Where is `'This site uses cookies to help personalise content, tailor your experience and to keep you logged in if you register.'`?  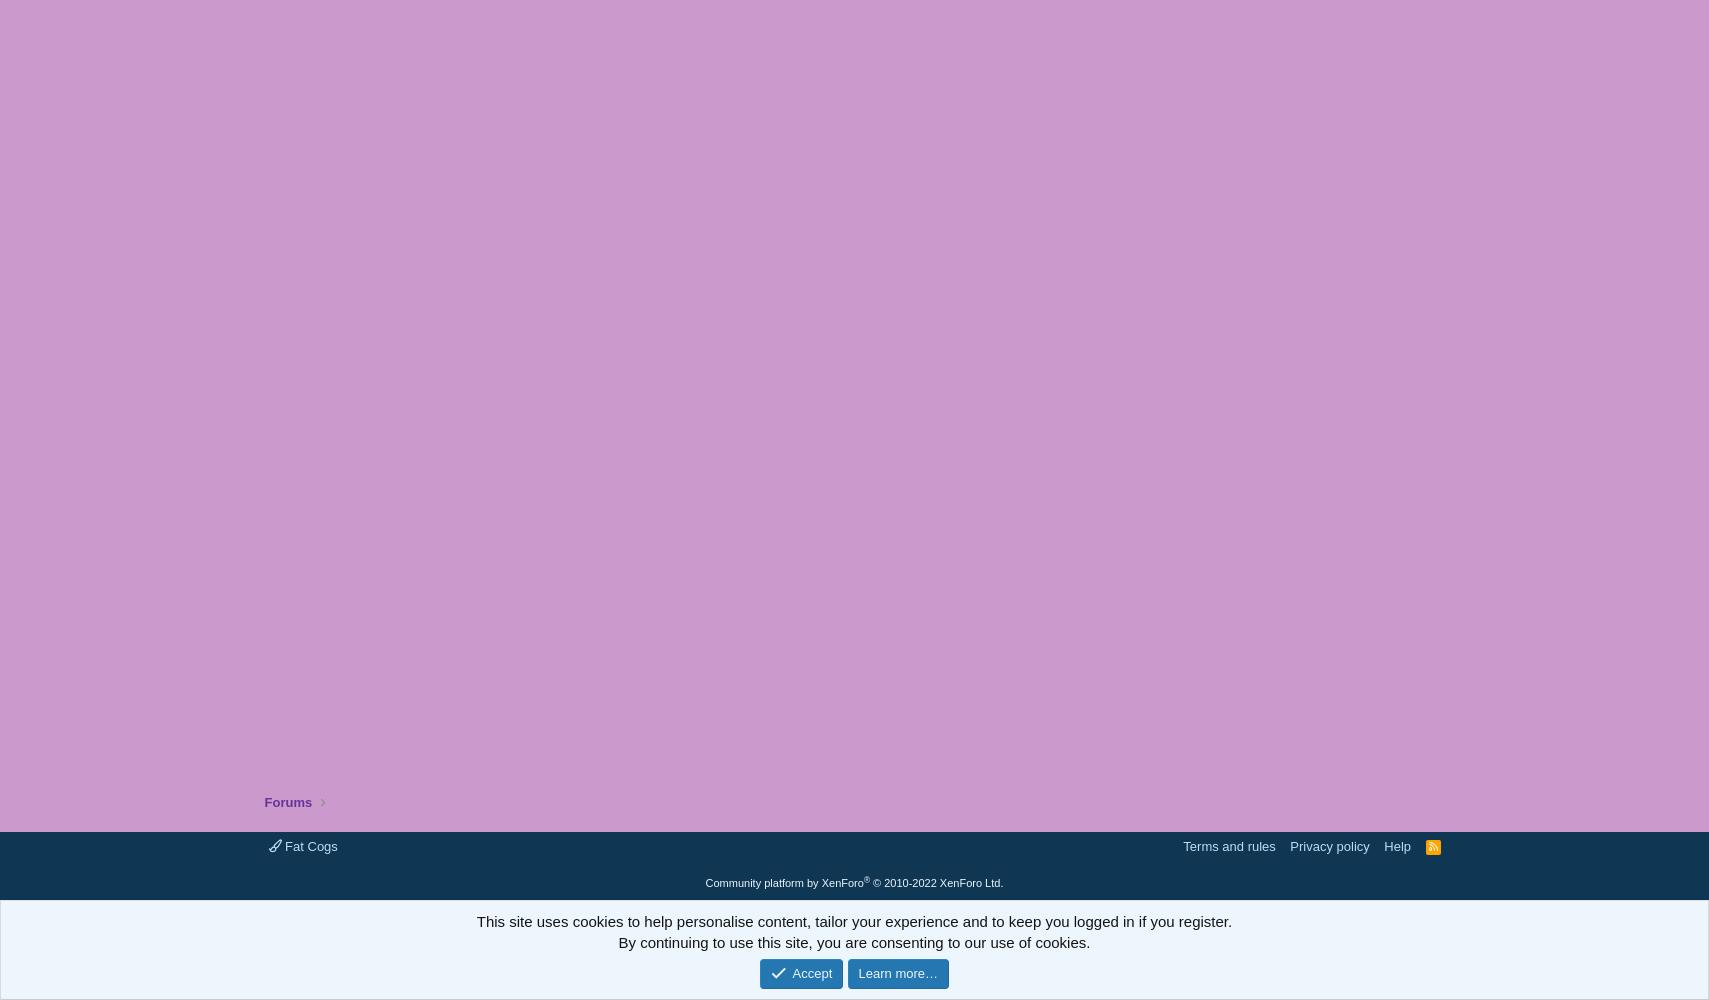
'This site uses cookies to help personalise content, tailor your experience and to keep you logged in if you register.' is located at coordinates (852, 920).